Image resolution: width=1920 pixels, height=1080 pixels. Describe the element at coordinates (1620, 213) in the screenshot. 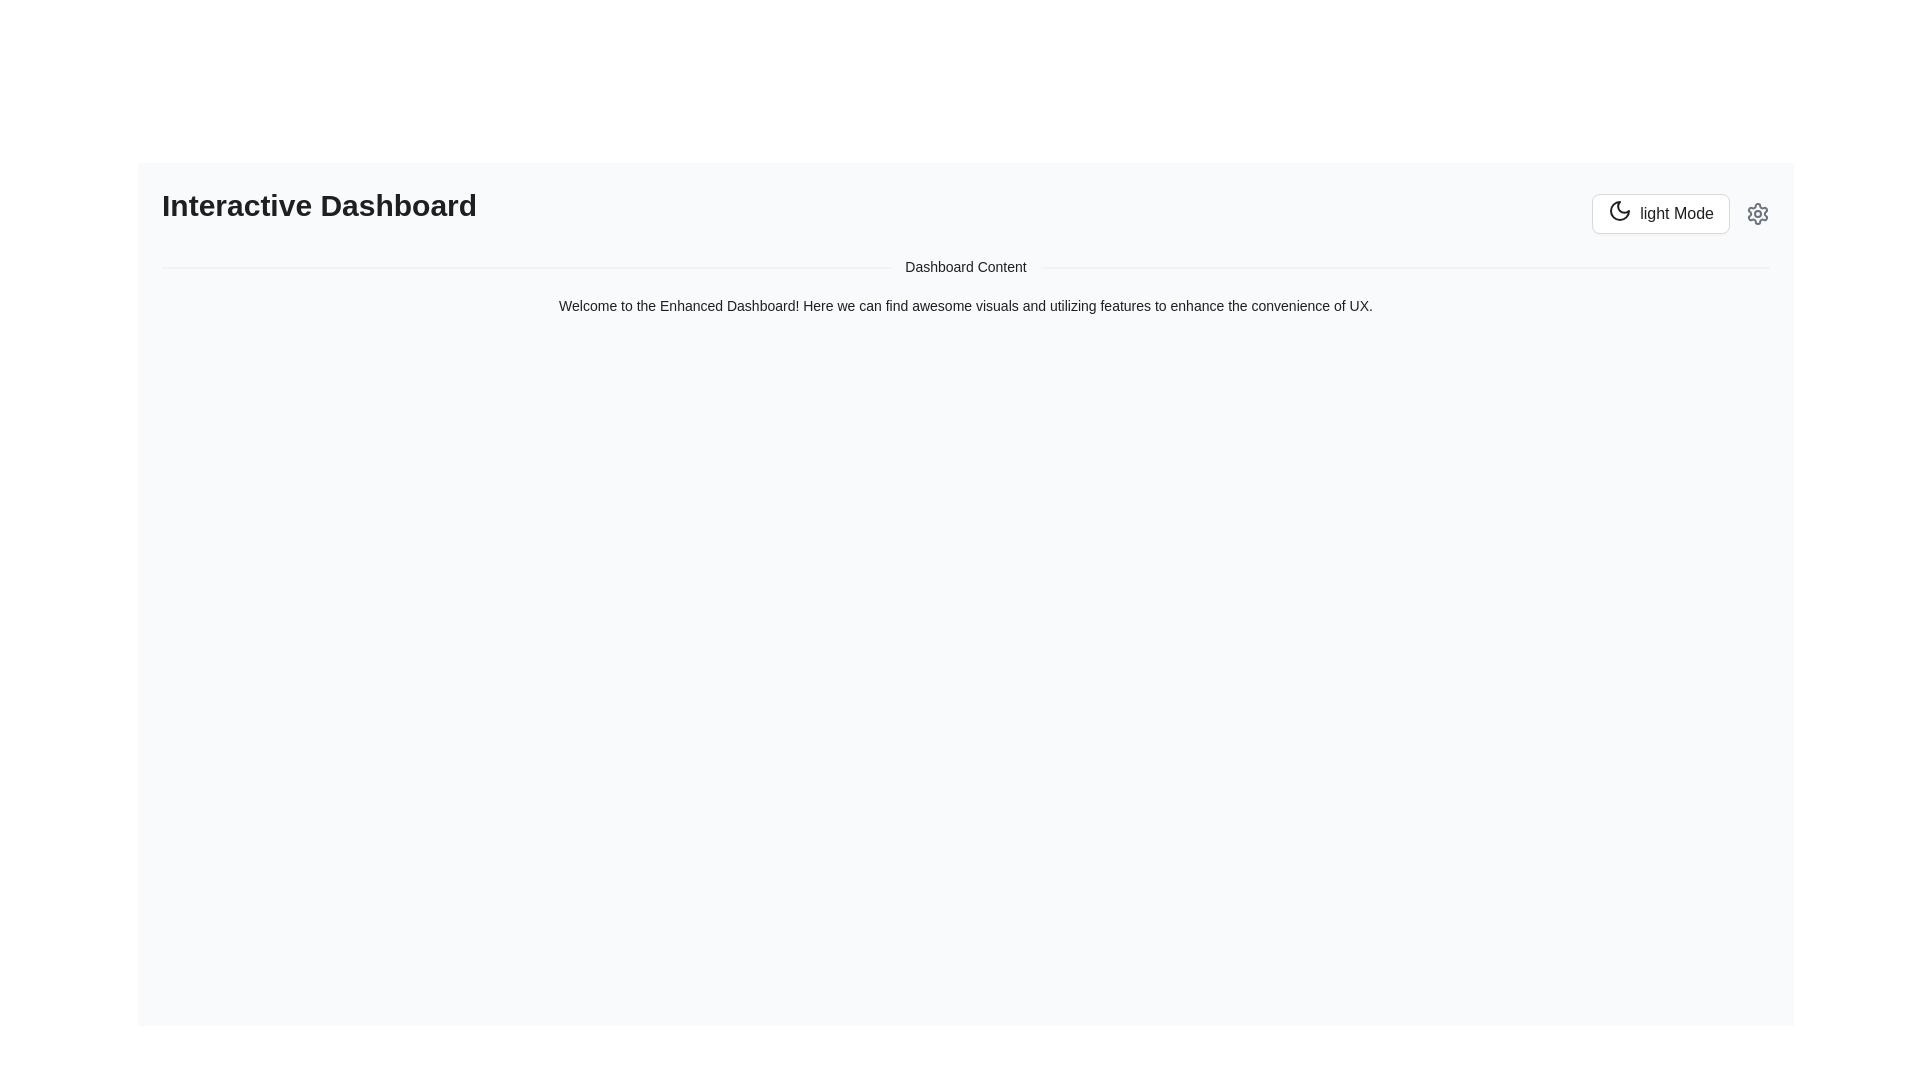

I see `the circular moon icon with a crescent shape, located within the 'light Mode' button on the far right of the user interface` at that location.